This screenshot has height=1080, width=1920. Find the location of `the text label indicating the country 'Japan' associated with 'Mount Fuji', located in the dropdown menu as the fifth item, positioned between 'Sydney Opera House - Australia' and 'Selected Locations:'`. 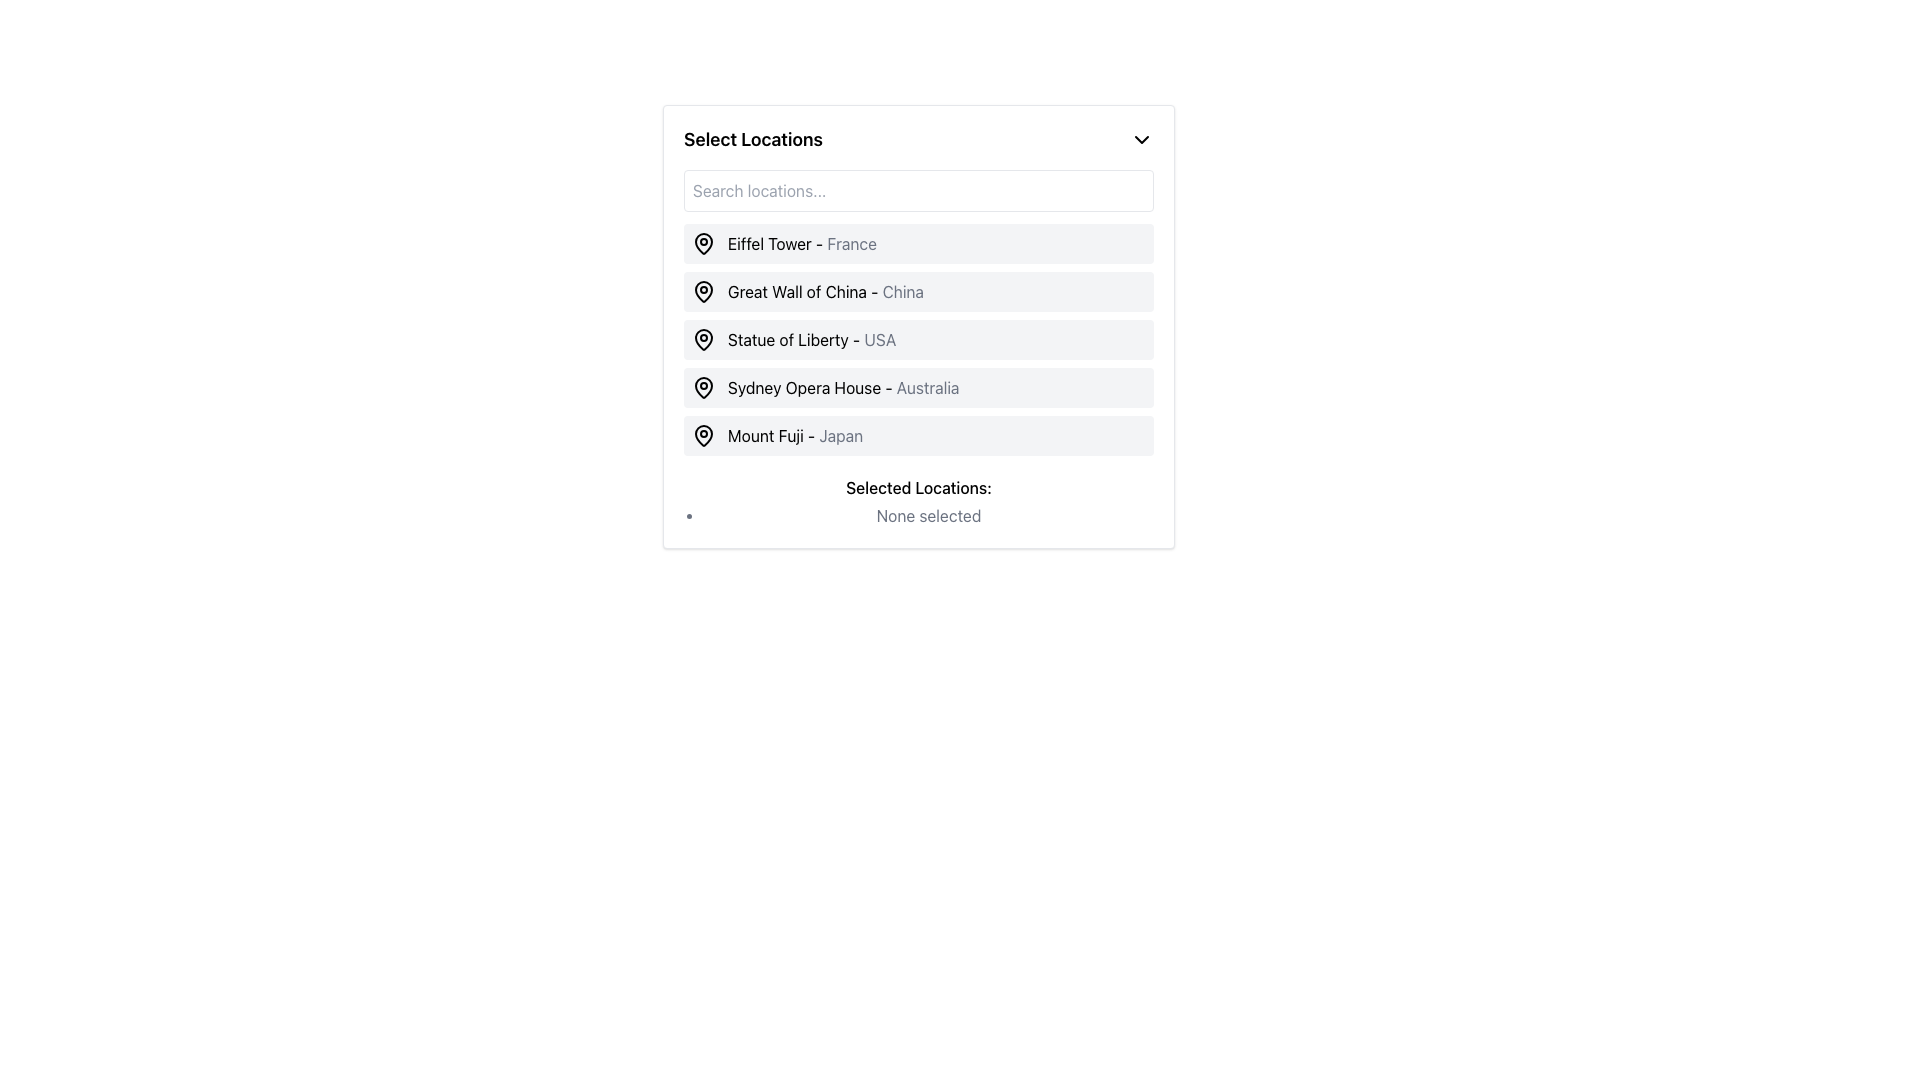

the text label indicating the country 'Japan' associated with 'Mount Fuji', located in the dropdown menu as the fifth item, positioned between 'Sydney Opera House - Australia' and 'Selected Locations:' is located at coordinates (841, 434).